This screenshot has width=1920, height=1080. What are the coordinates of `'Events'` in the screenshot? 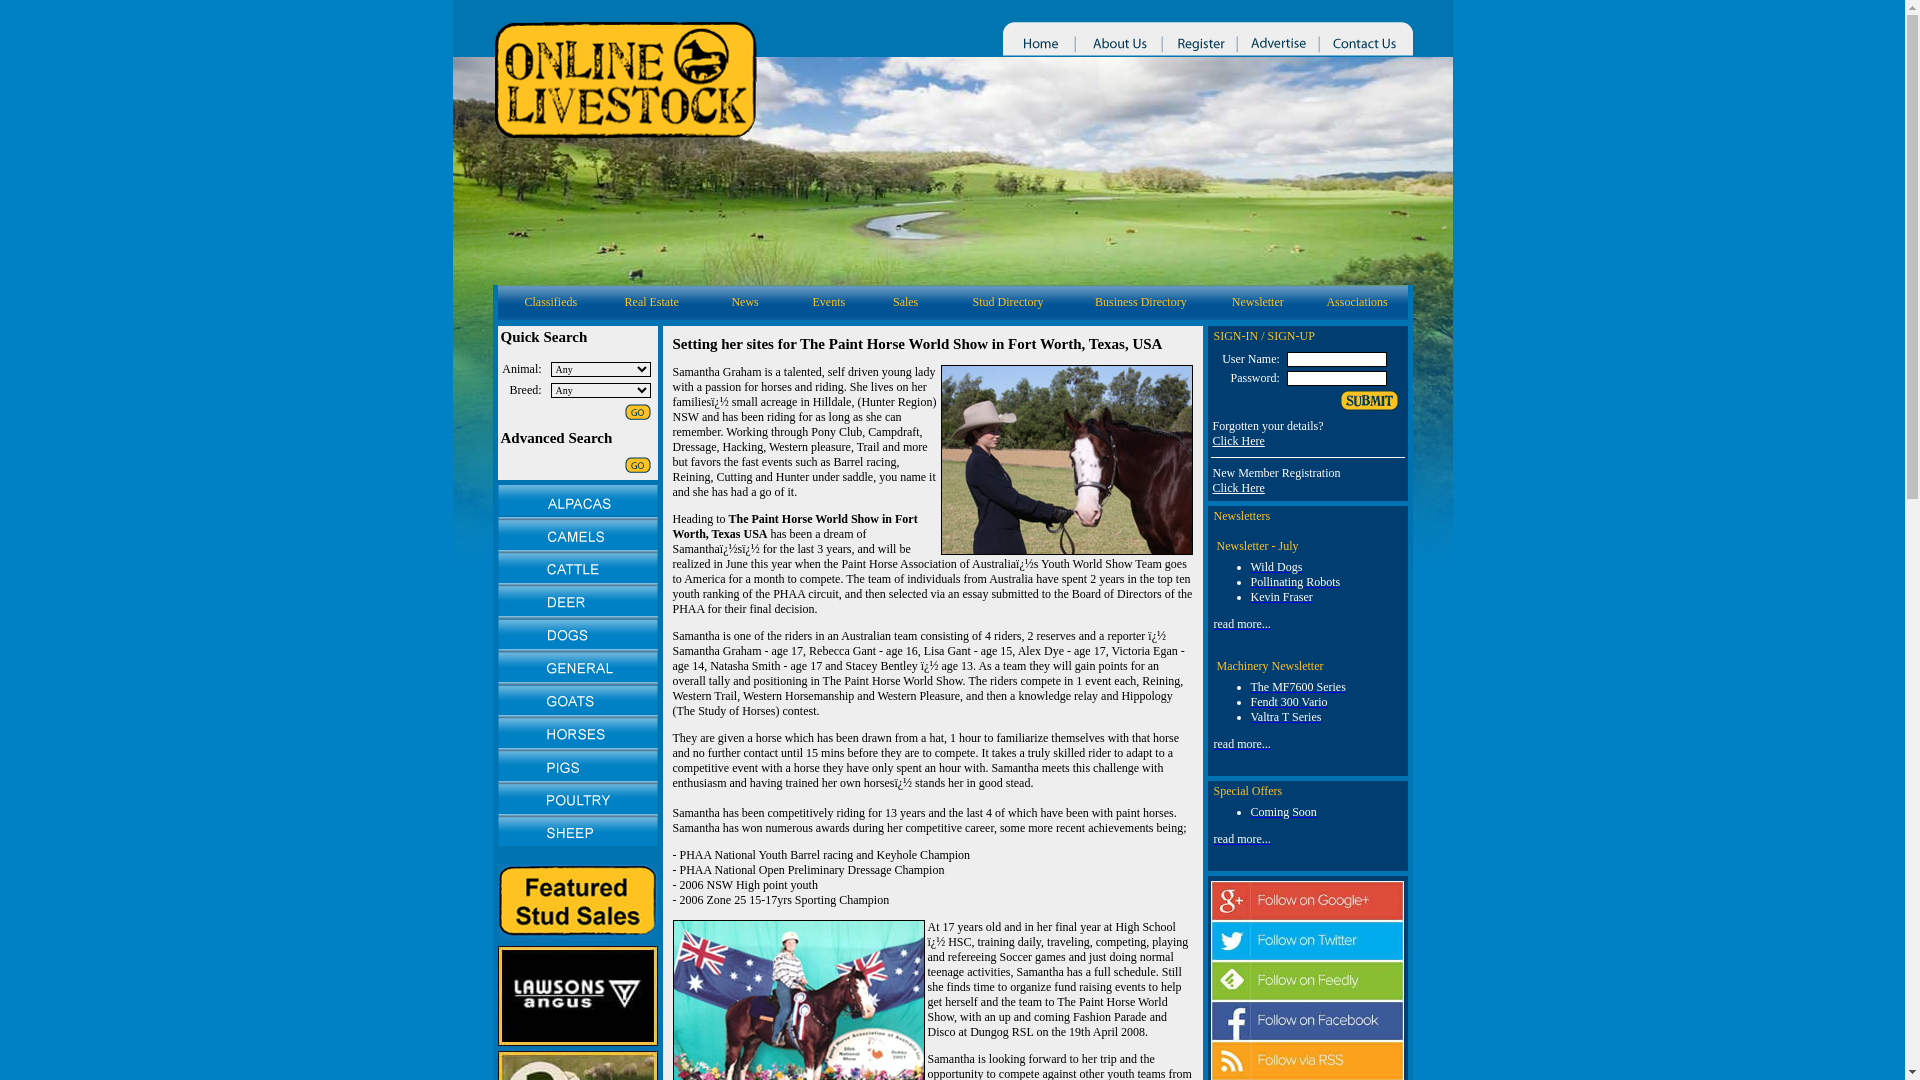 It's located at (829, 301).